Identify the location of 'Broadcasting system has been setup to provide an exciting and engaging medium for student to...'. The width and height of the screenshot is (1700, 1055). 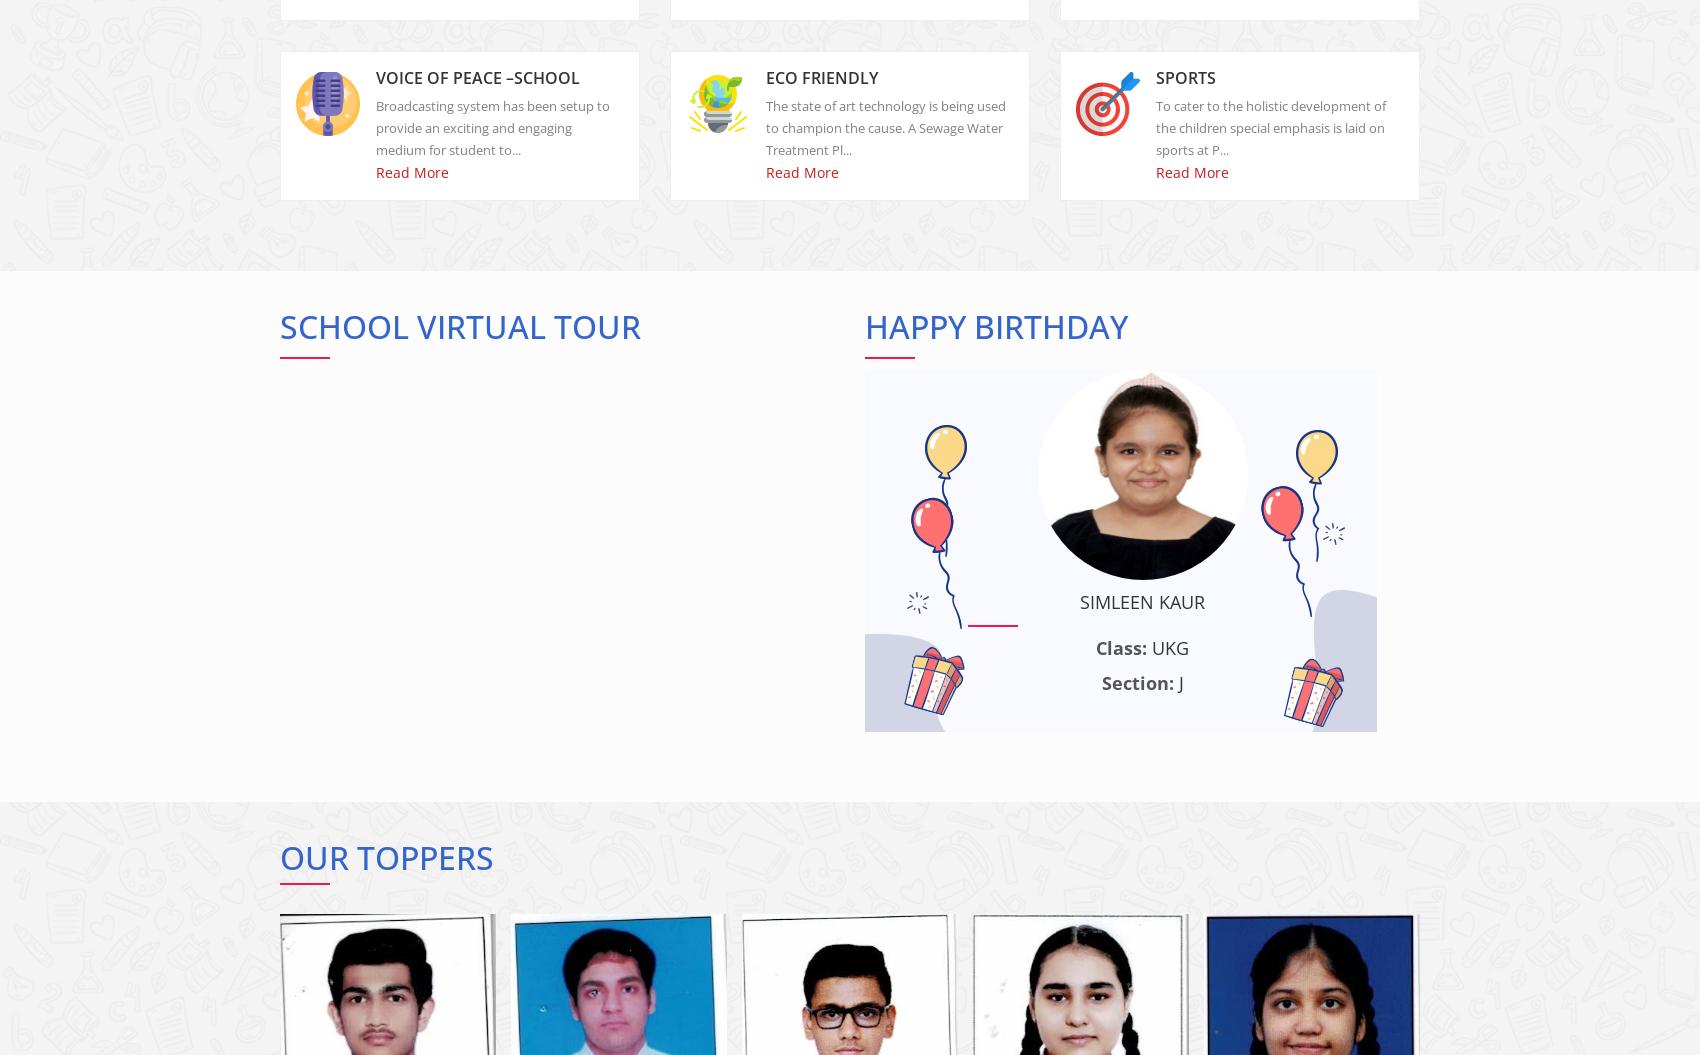
(492, 144).